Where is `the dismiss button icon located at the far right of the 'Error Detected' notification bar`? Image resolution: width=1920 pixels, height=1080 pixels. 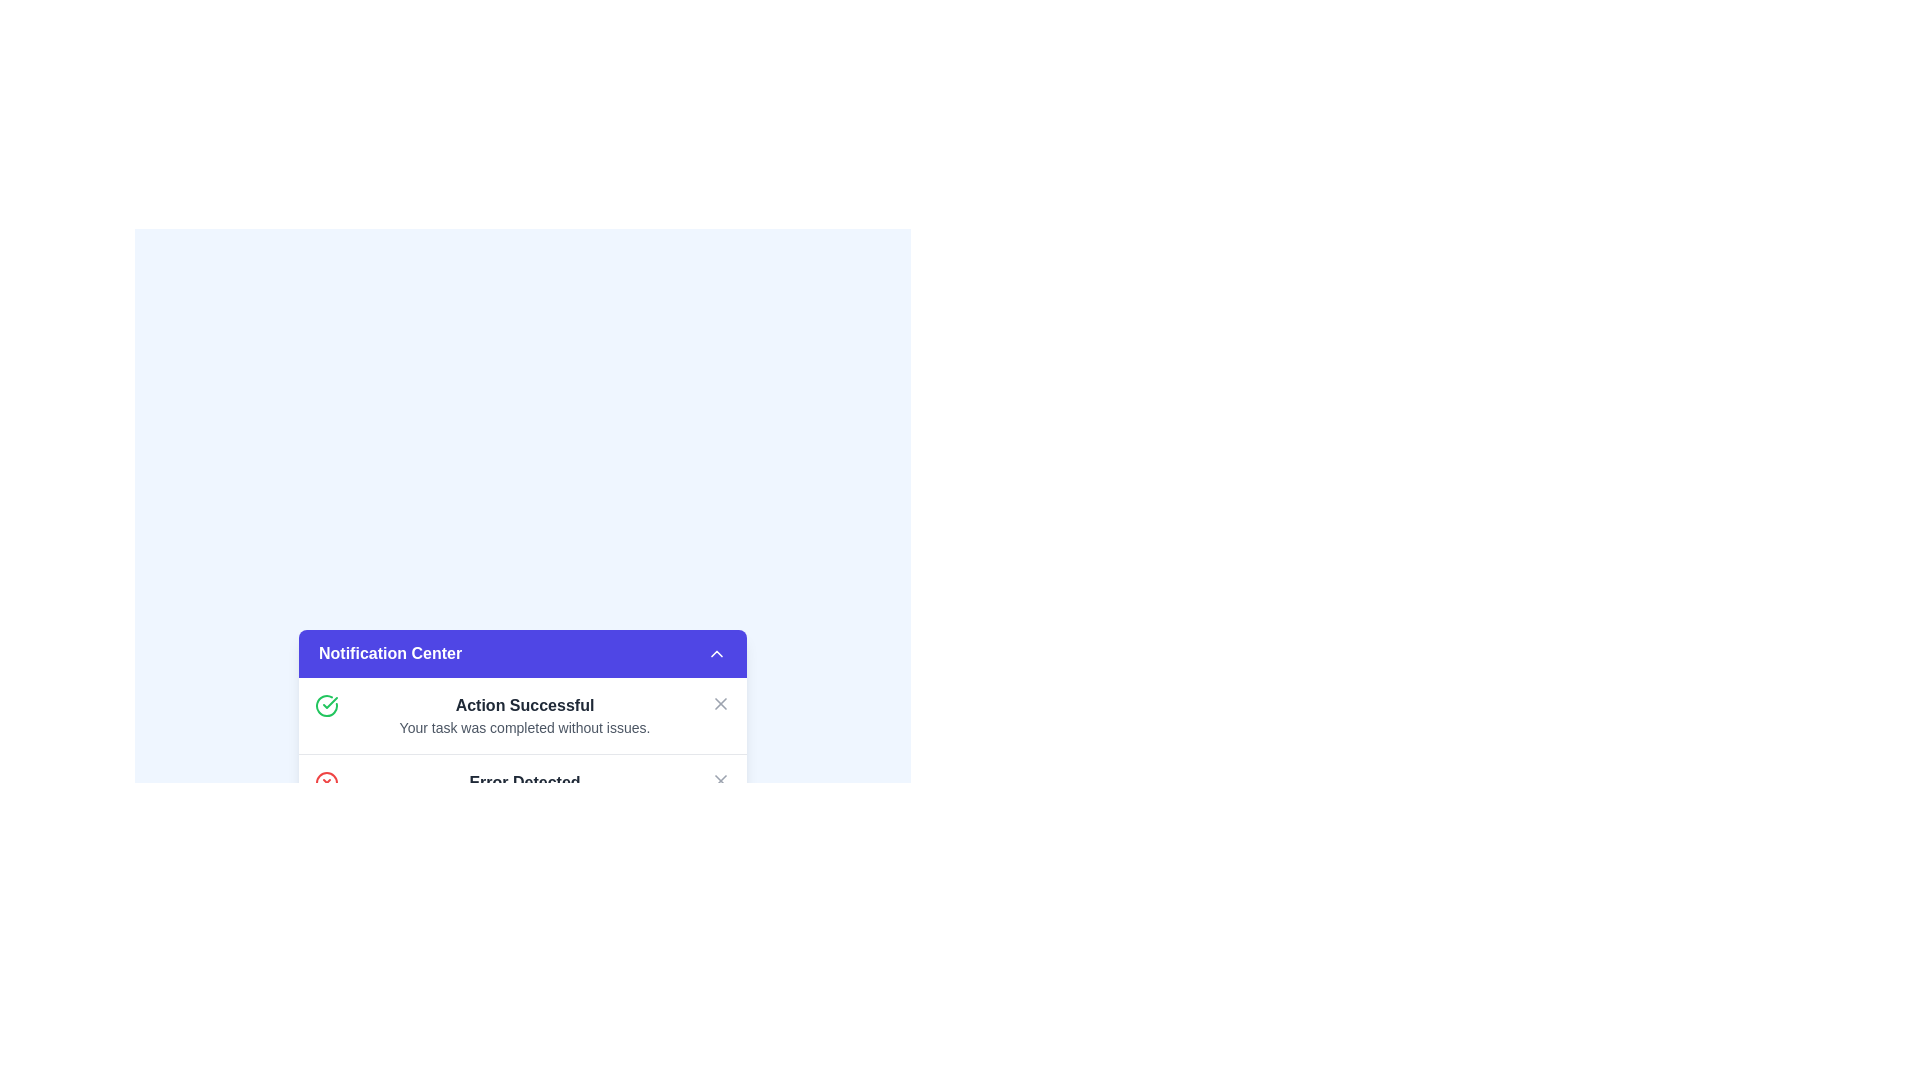
the dismiss button icon located at the far right of the 'Error Detected' notification bar is located at coordinates (720, 779).